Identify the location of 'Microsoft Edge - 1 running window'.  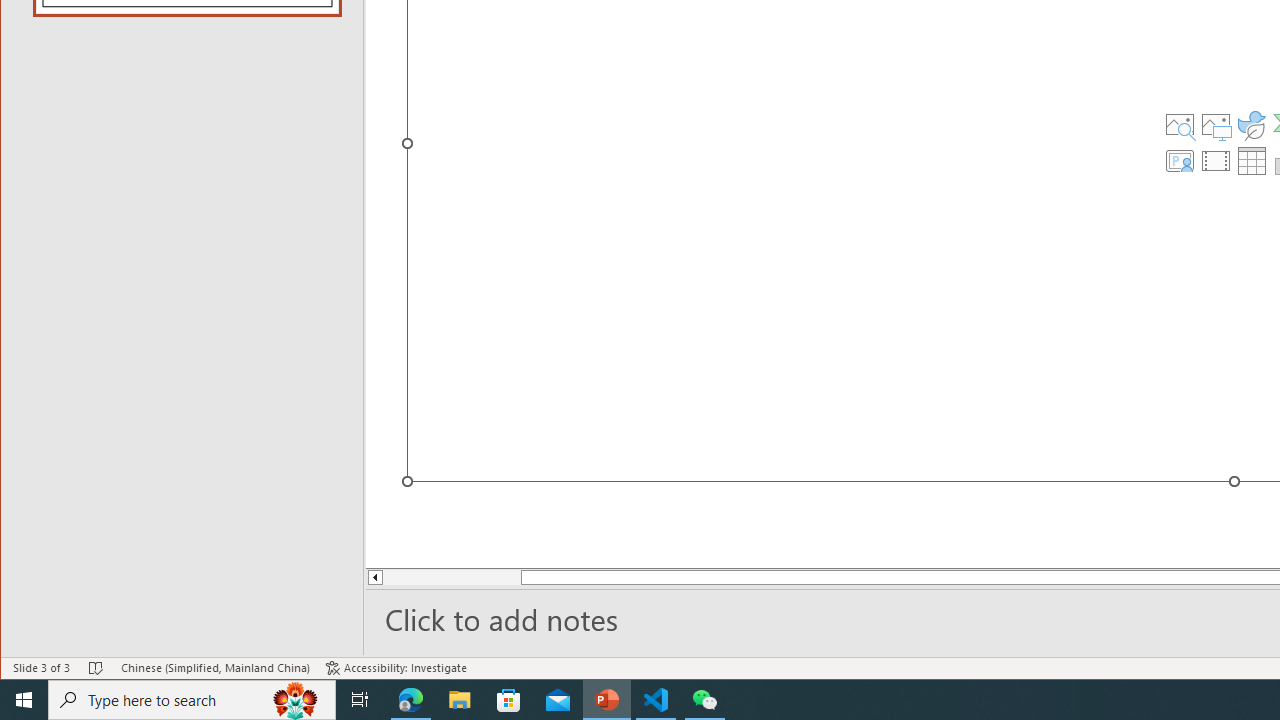
(410, 698).